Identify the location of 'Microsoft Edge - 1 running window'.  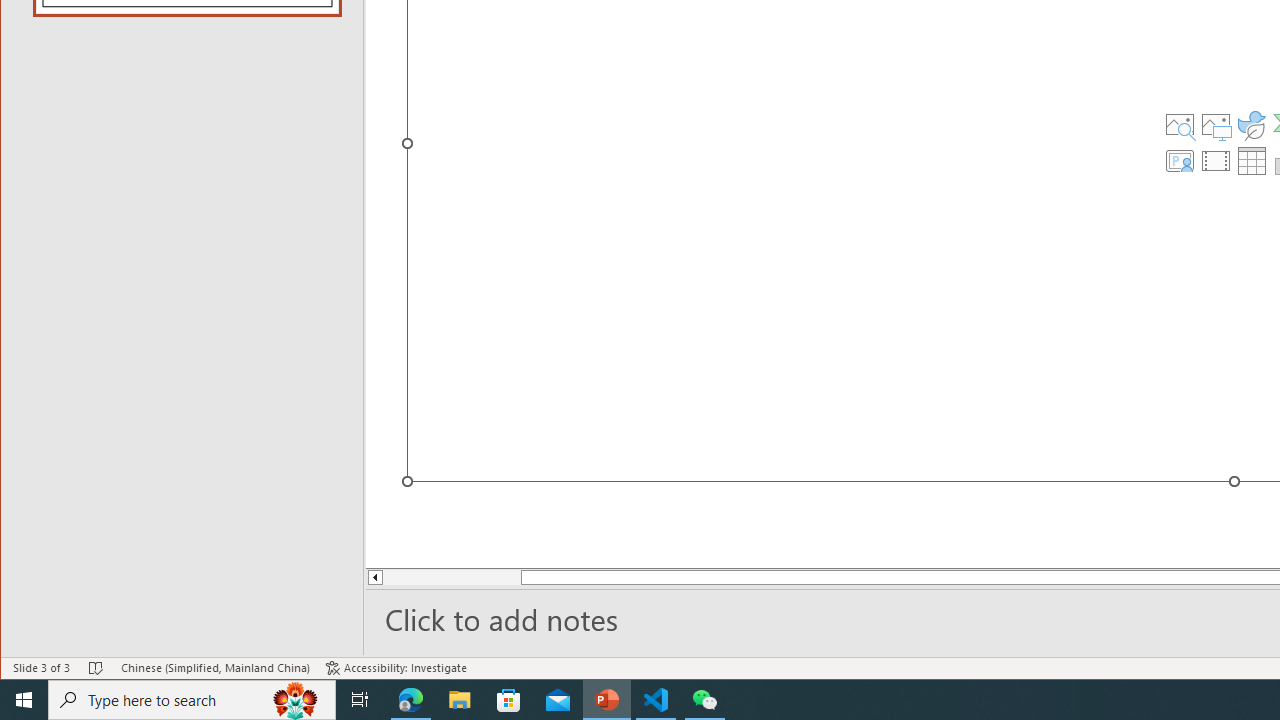
(410, 698).